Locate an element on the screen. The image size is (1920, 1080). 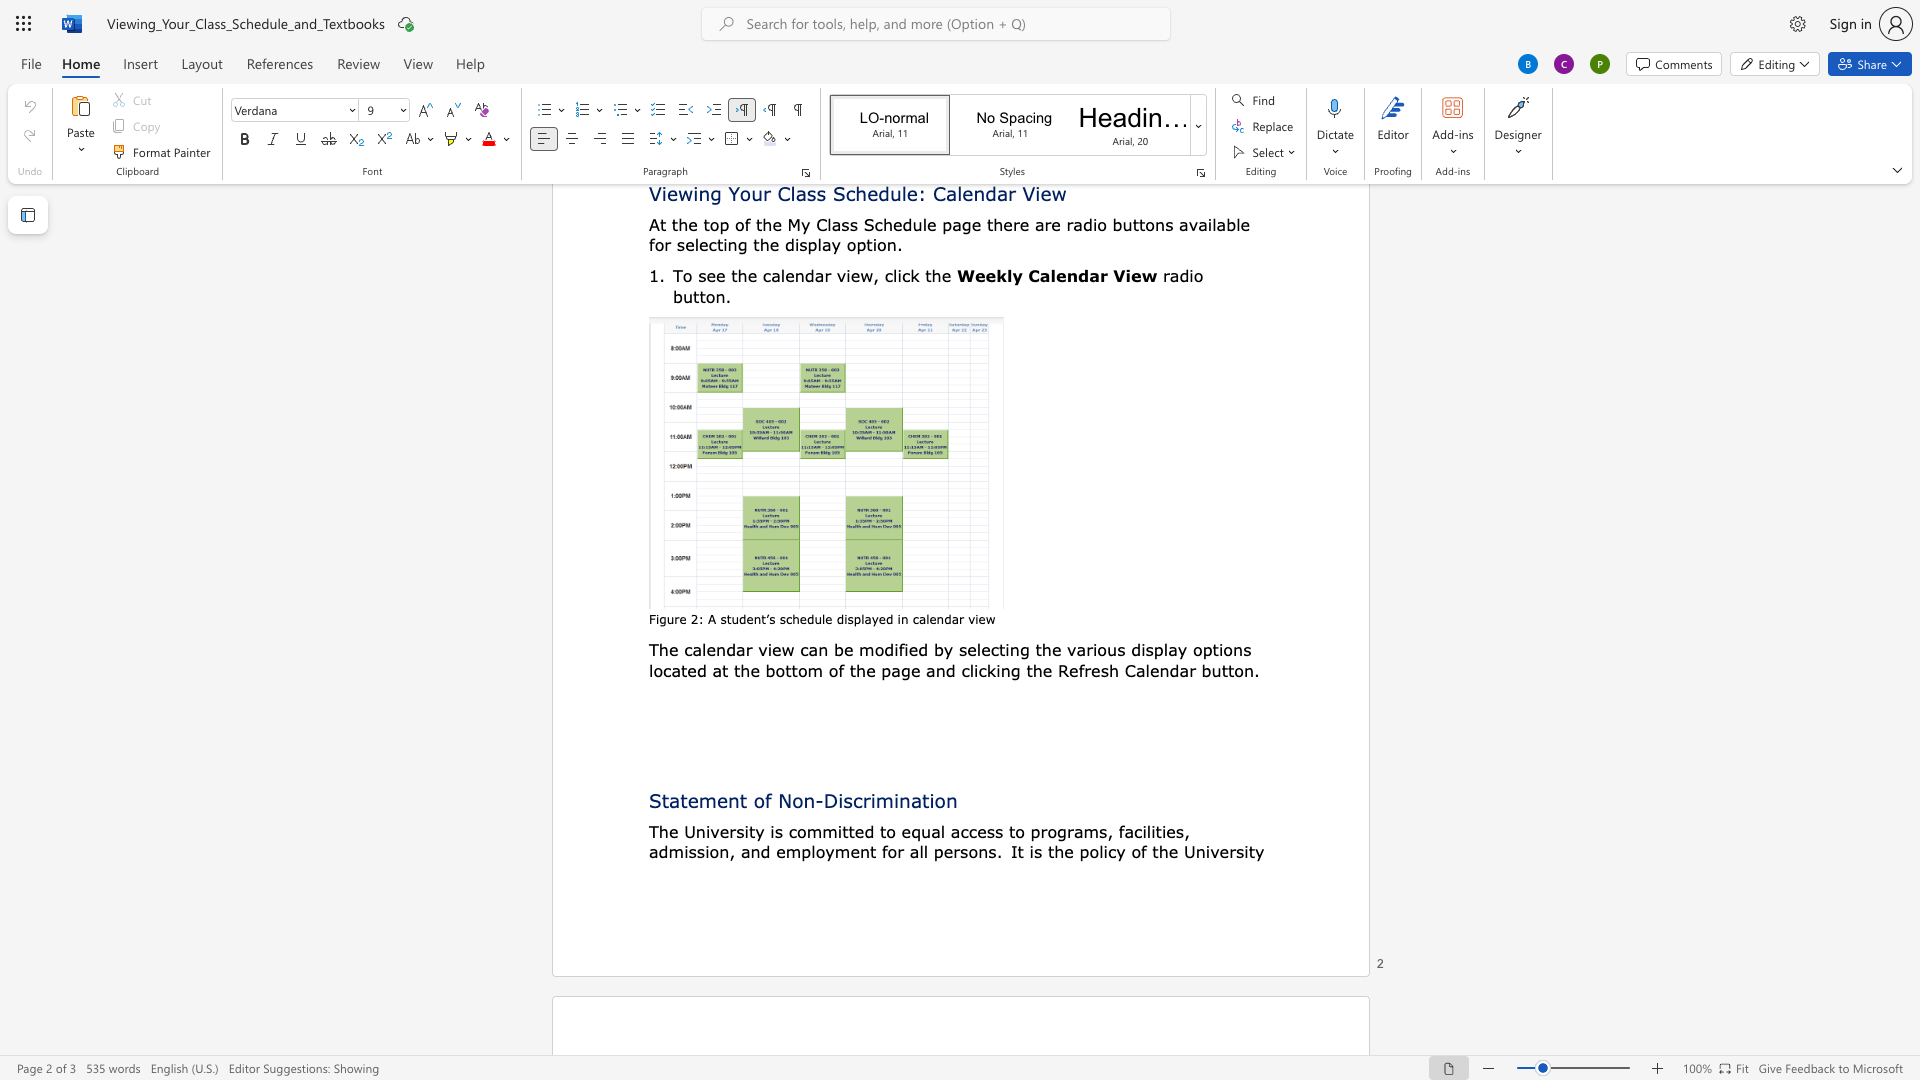
the 1th character "h" in the text is located at coordinates (1045, 649).